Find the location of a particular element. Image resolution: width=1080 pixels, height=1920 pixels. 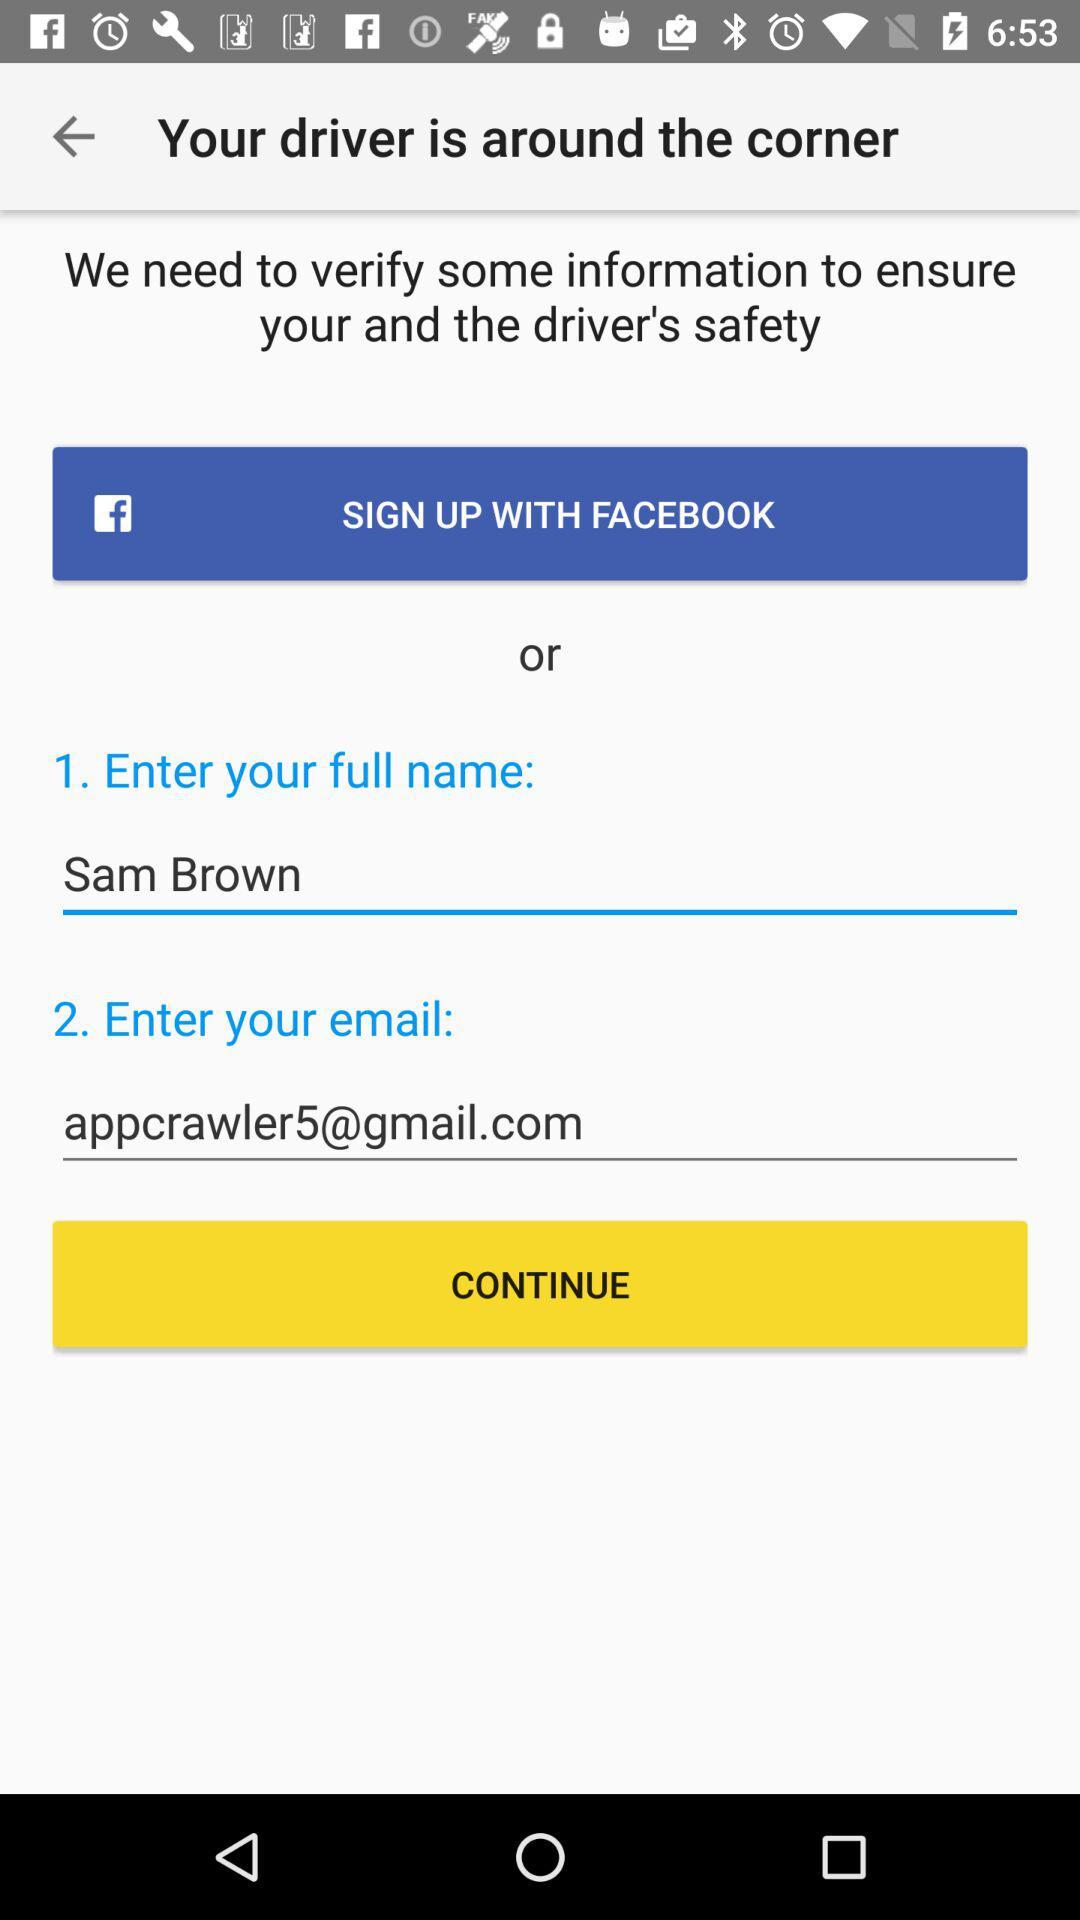

the icon below the we need to item is located at coordinates (540, 513).